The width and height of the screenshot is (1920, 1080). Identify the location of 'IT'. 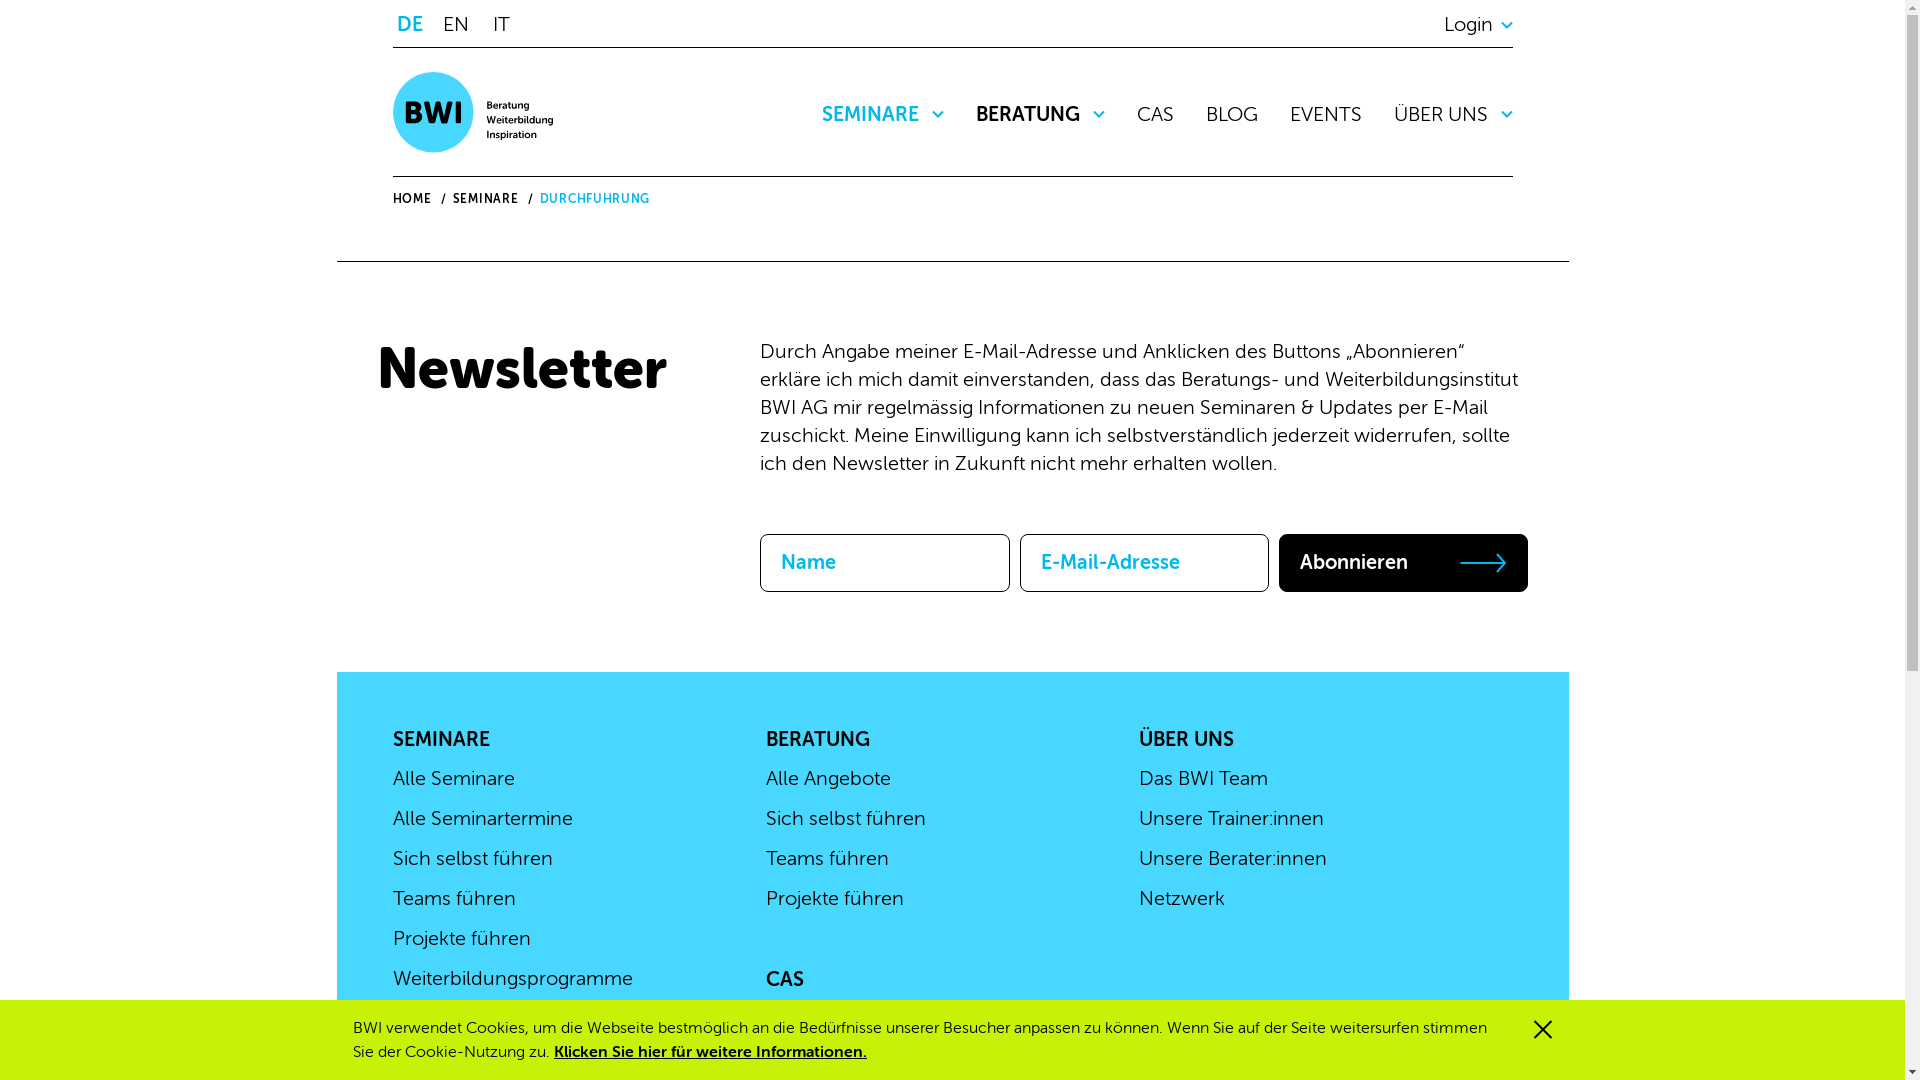
(507, 23).